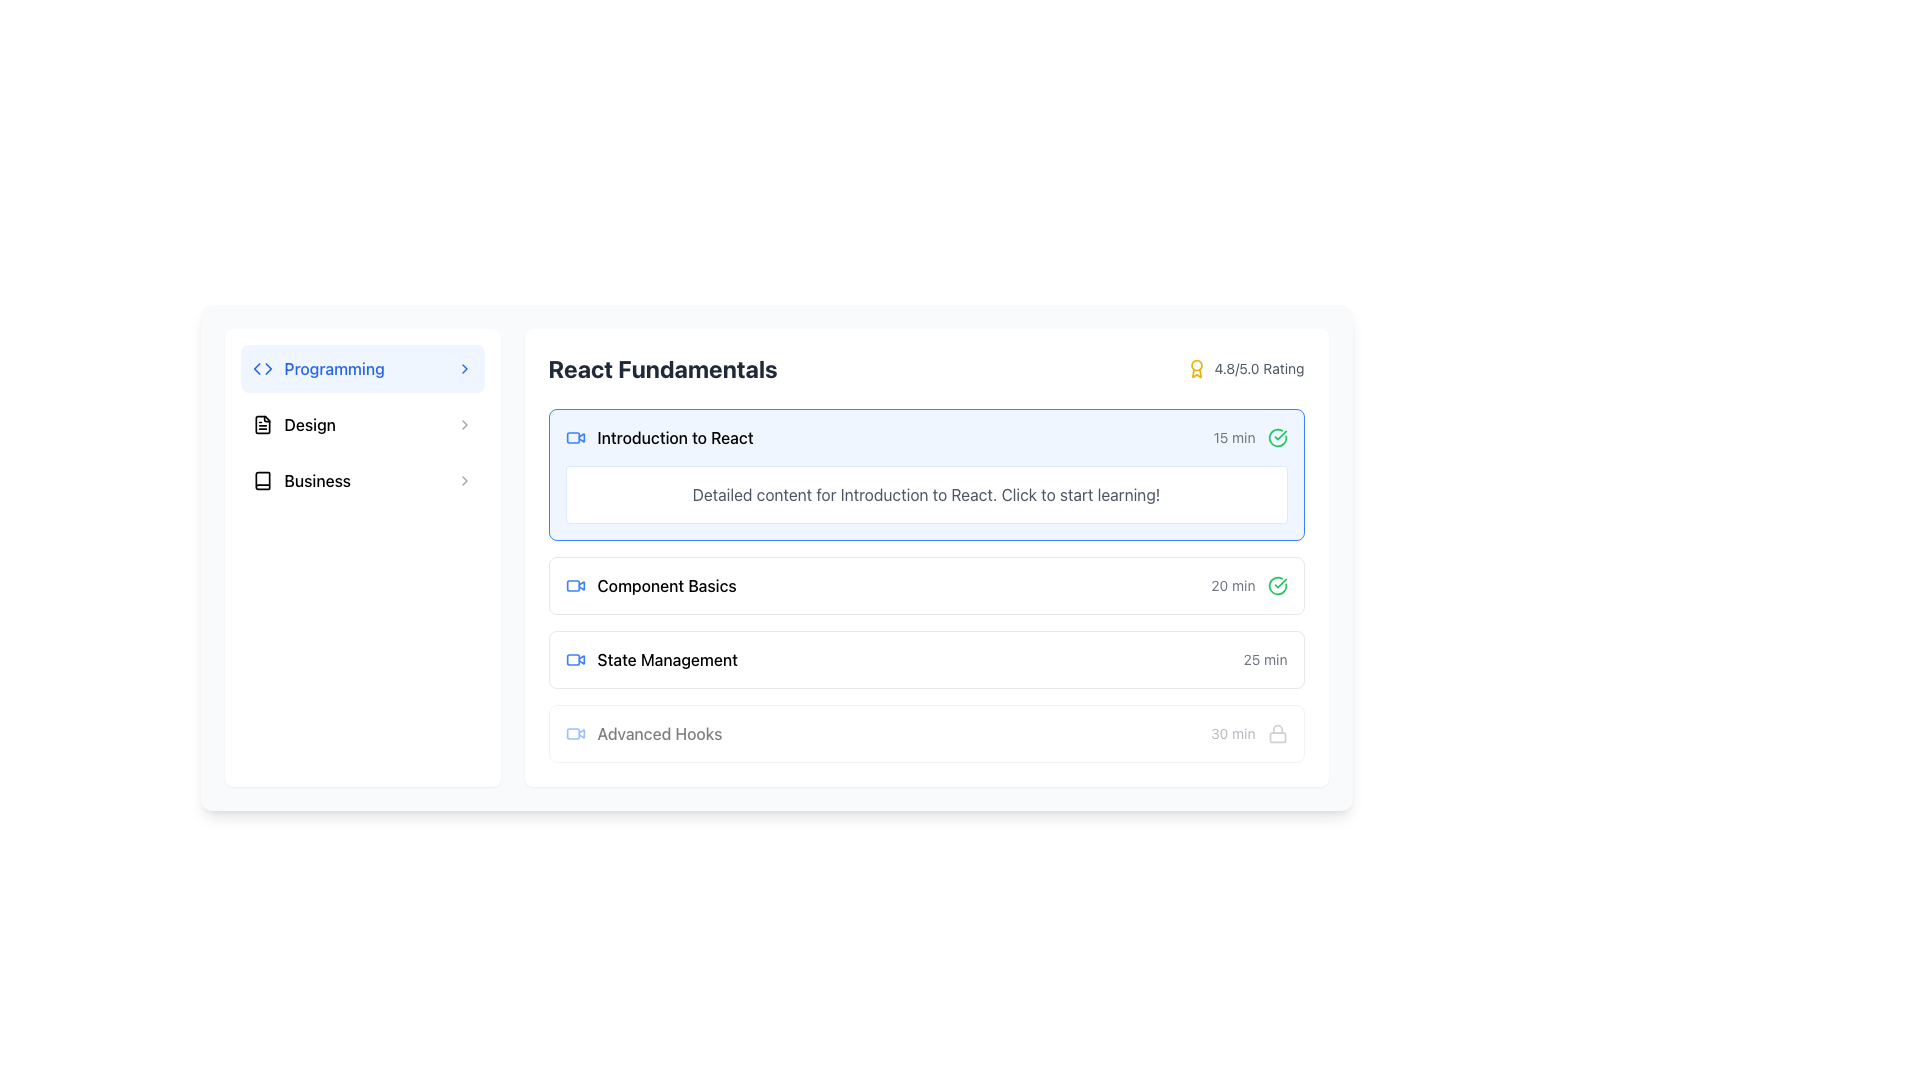  I want to click on the text label that displays the user rating or score for the 'React Fundamentals' section, located at the top-right corner of the section, next to a medal icon, so click(1258, 369).